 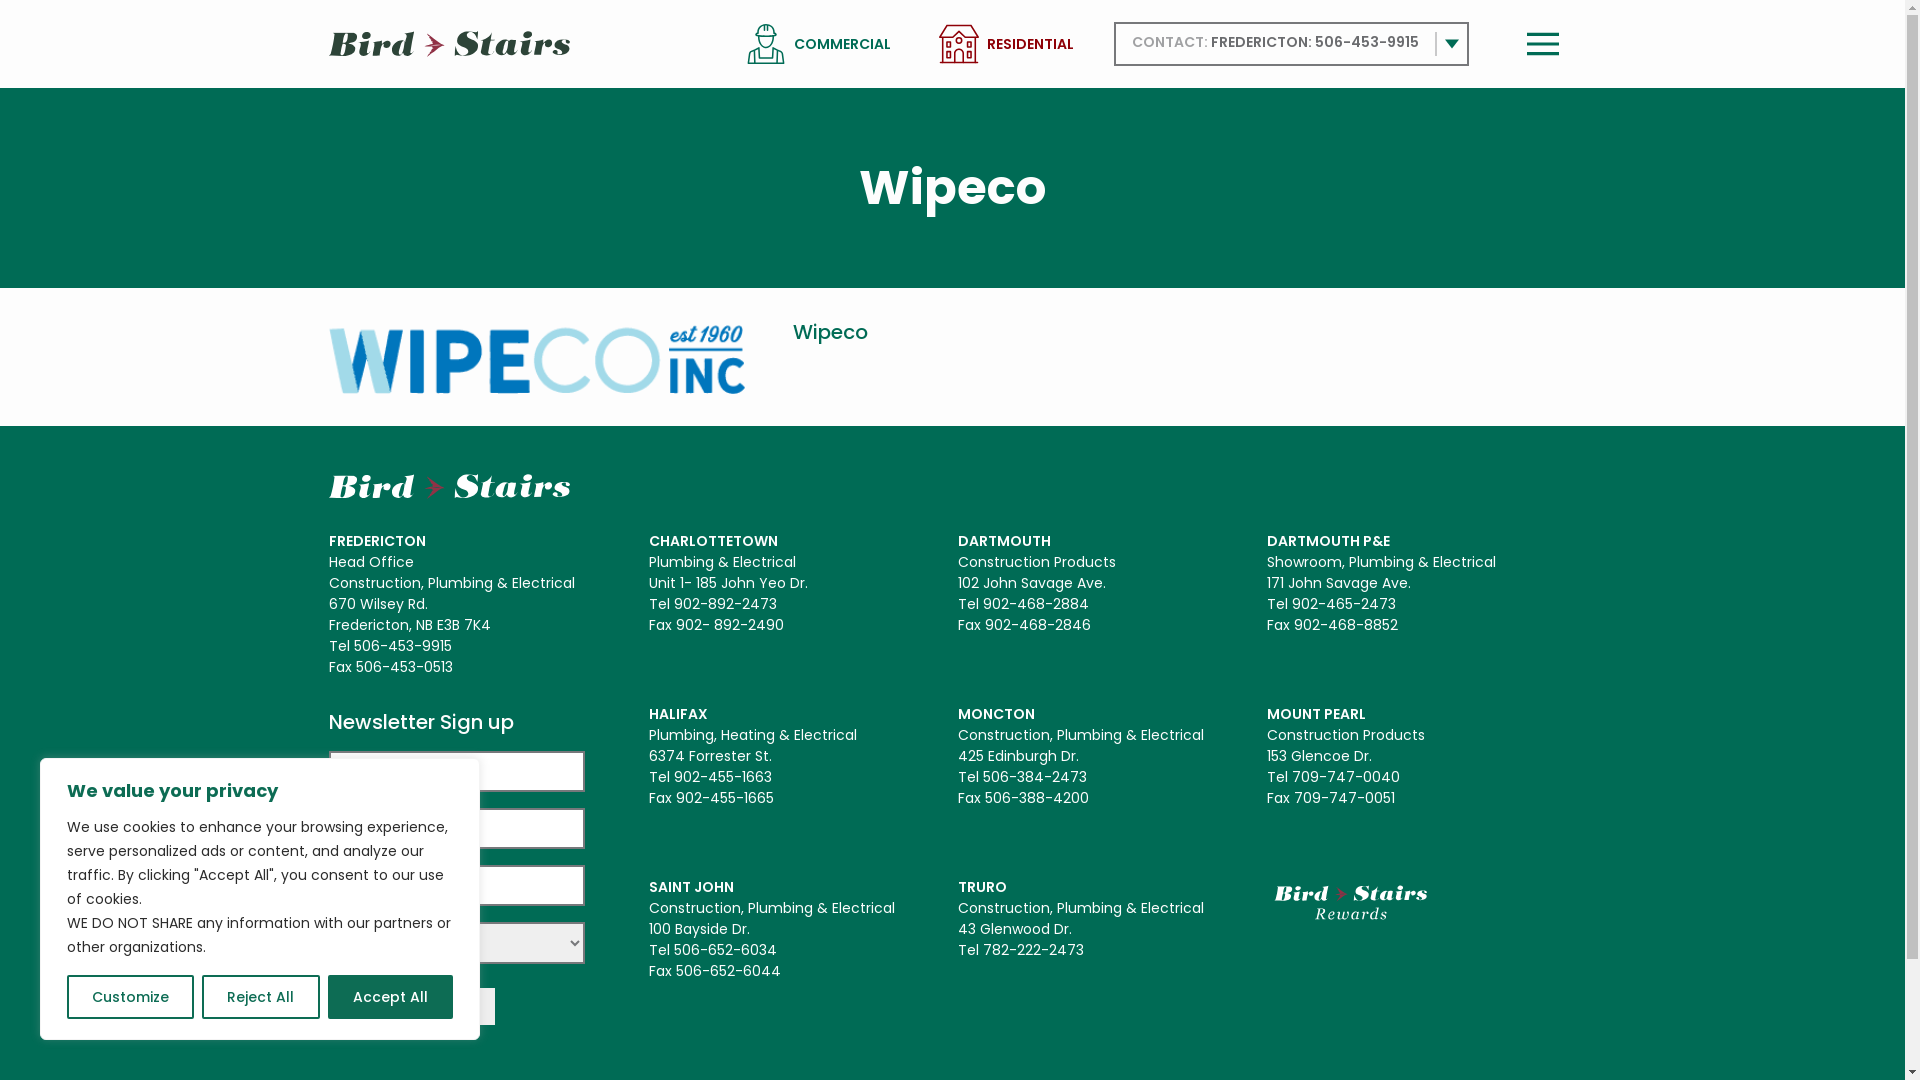 I want to click on 'Customize', so click(x=129, y=996).